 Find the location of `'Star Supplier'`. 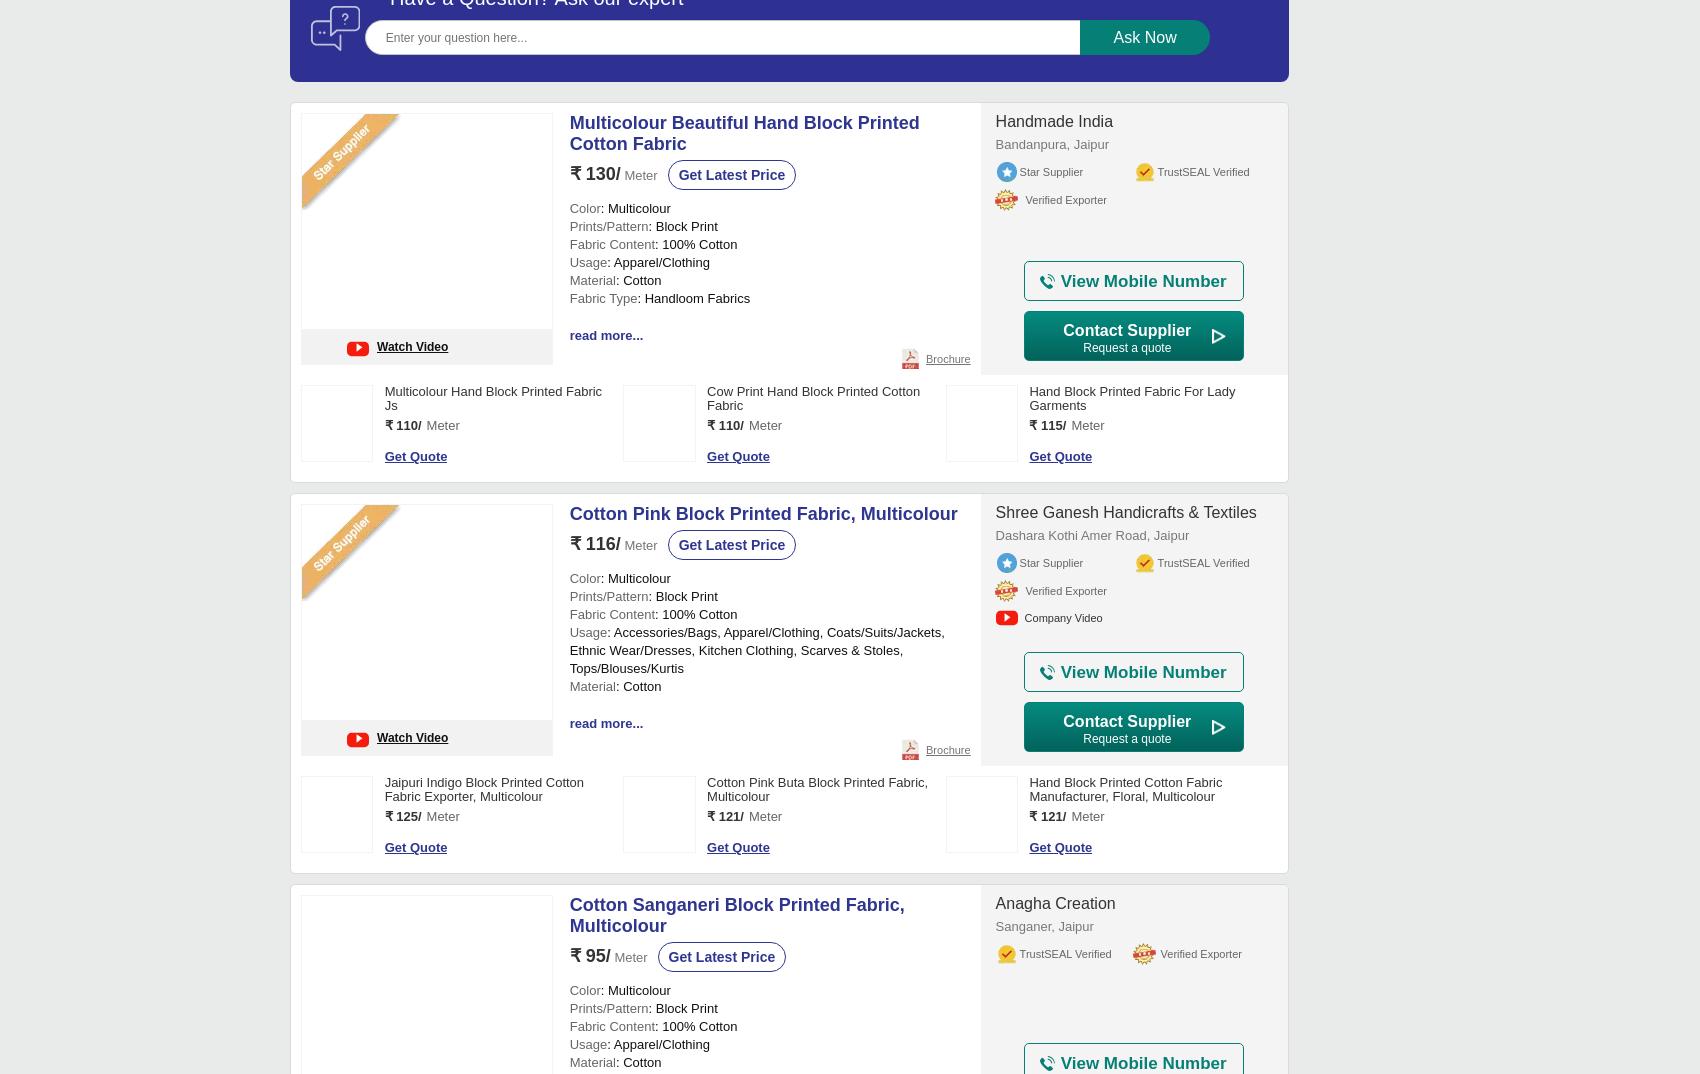

'Star Supplier' is located at coordinates (1049, 783).